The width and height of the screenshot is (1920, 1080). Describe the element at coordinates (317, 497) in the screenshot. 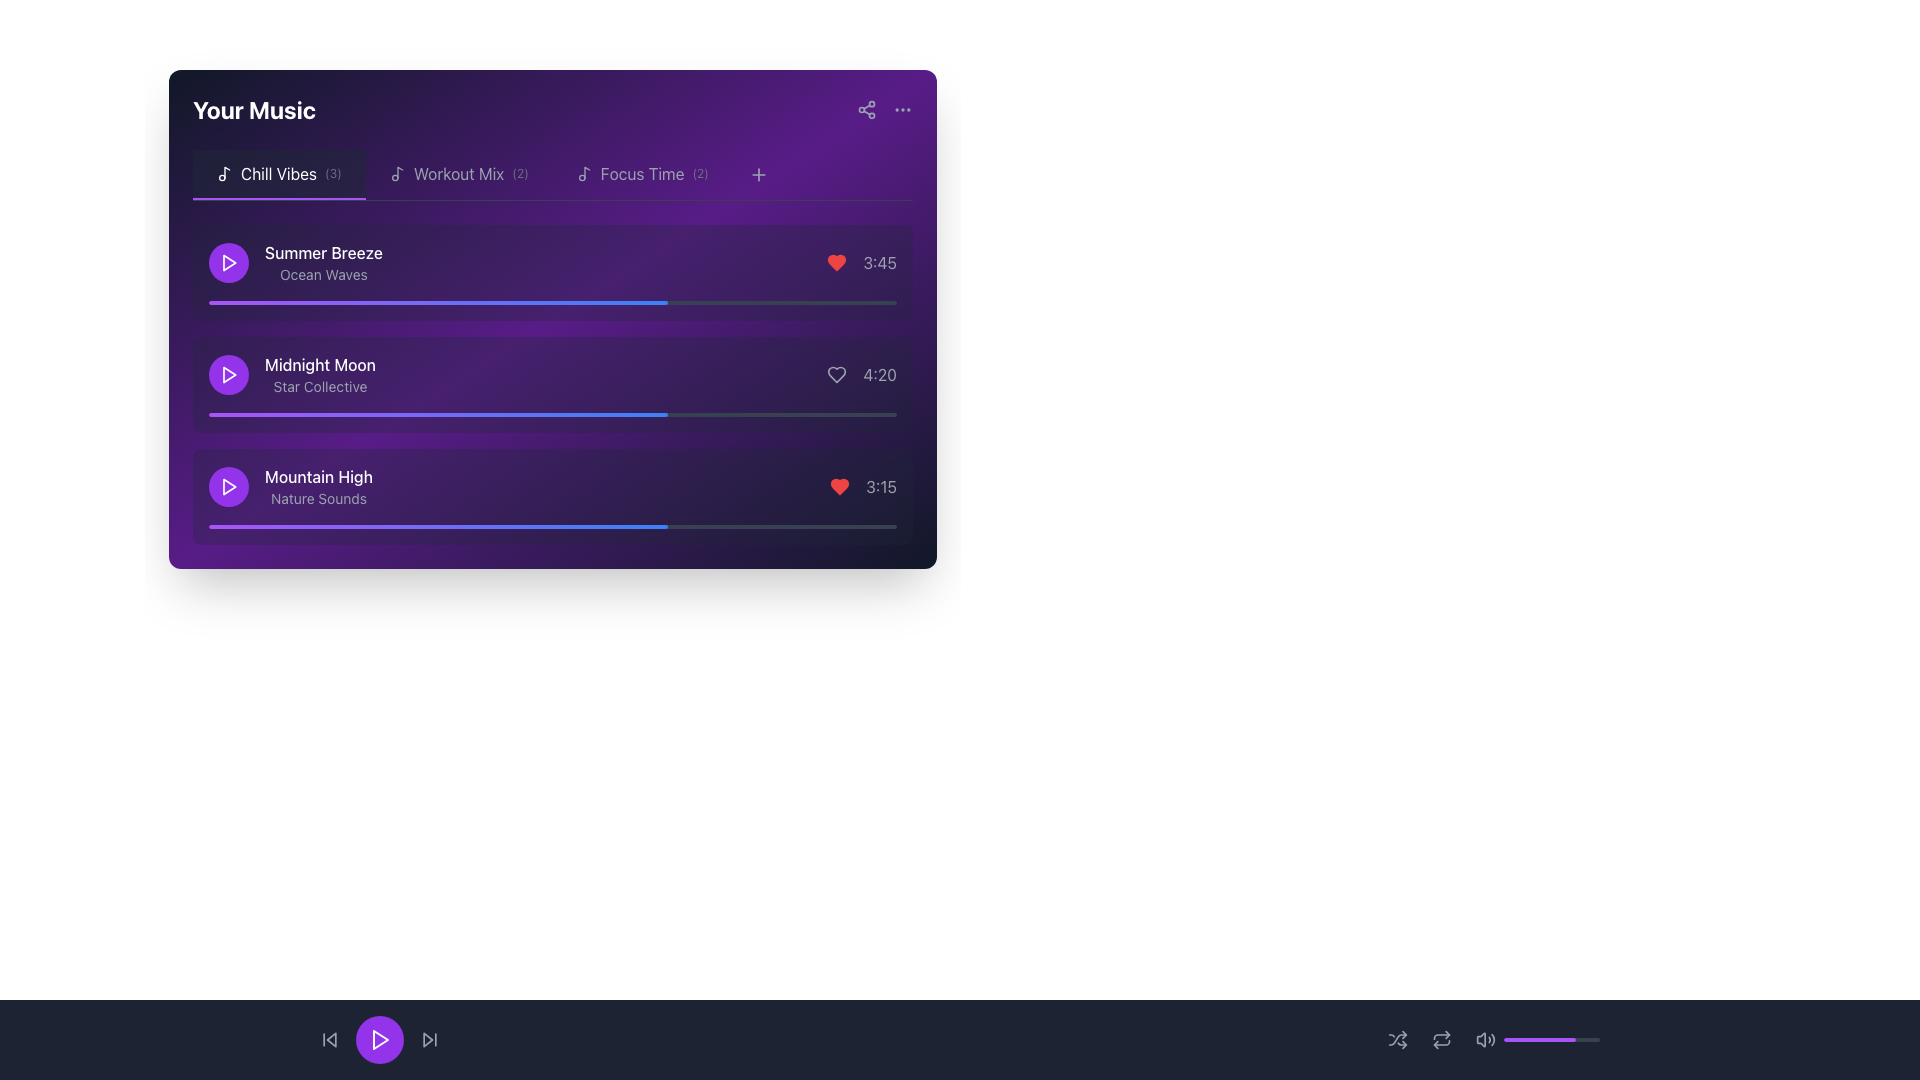

I see `descriptive text label located below the 'Mountain High' title in the 'Chill Vibes' tab of the playlist, which indicates the genre or theme of the music track` at that location.